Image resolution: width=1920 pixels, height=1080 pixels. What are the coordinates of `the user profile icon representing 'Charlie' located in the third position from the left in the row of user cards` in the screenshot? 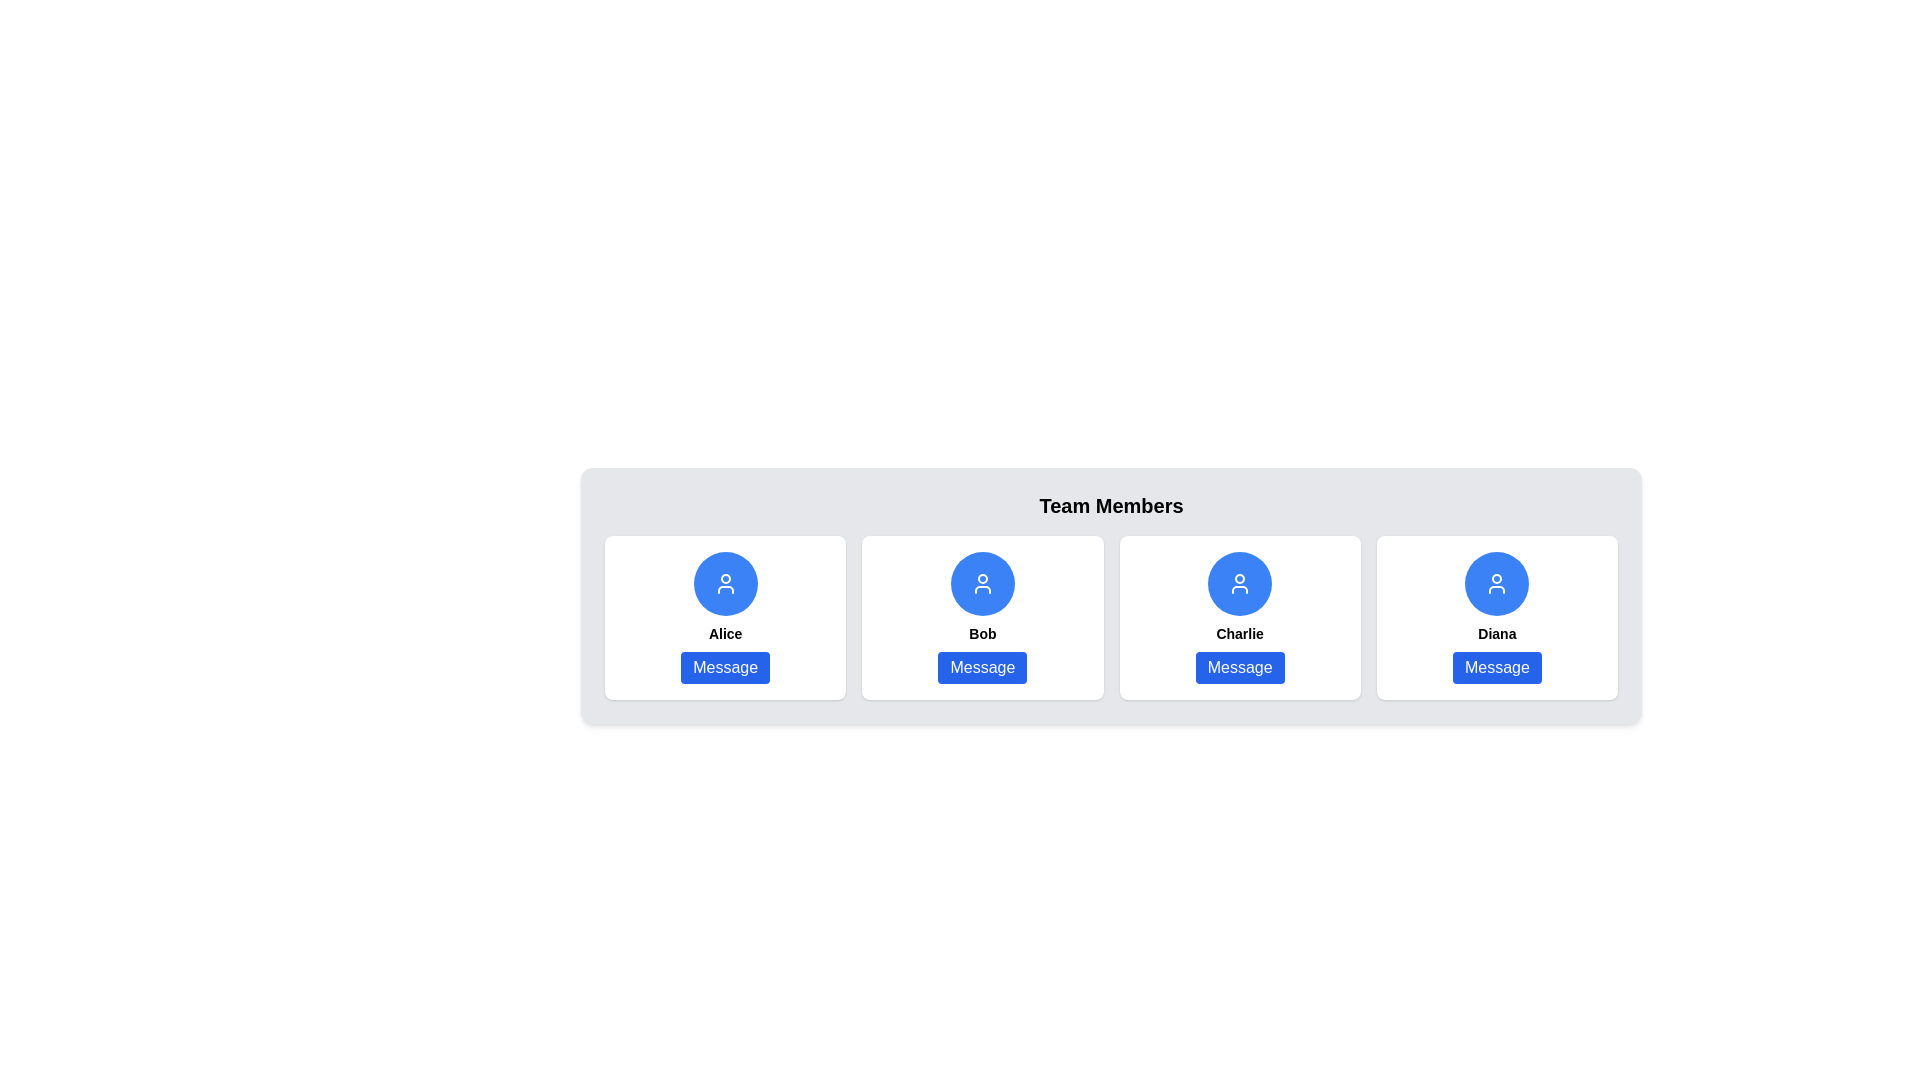 It's located at (1238, 583).